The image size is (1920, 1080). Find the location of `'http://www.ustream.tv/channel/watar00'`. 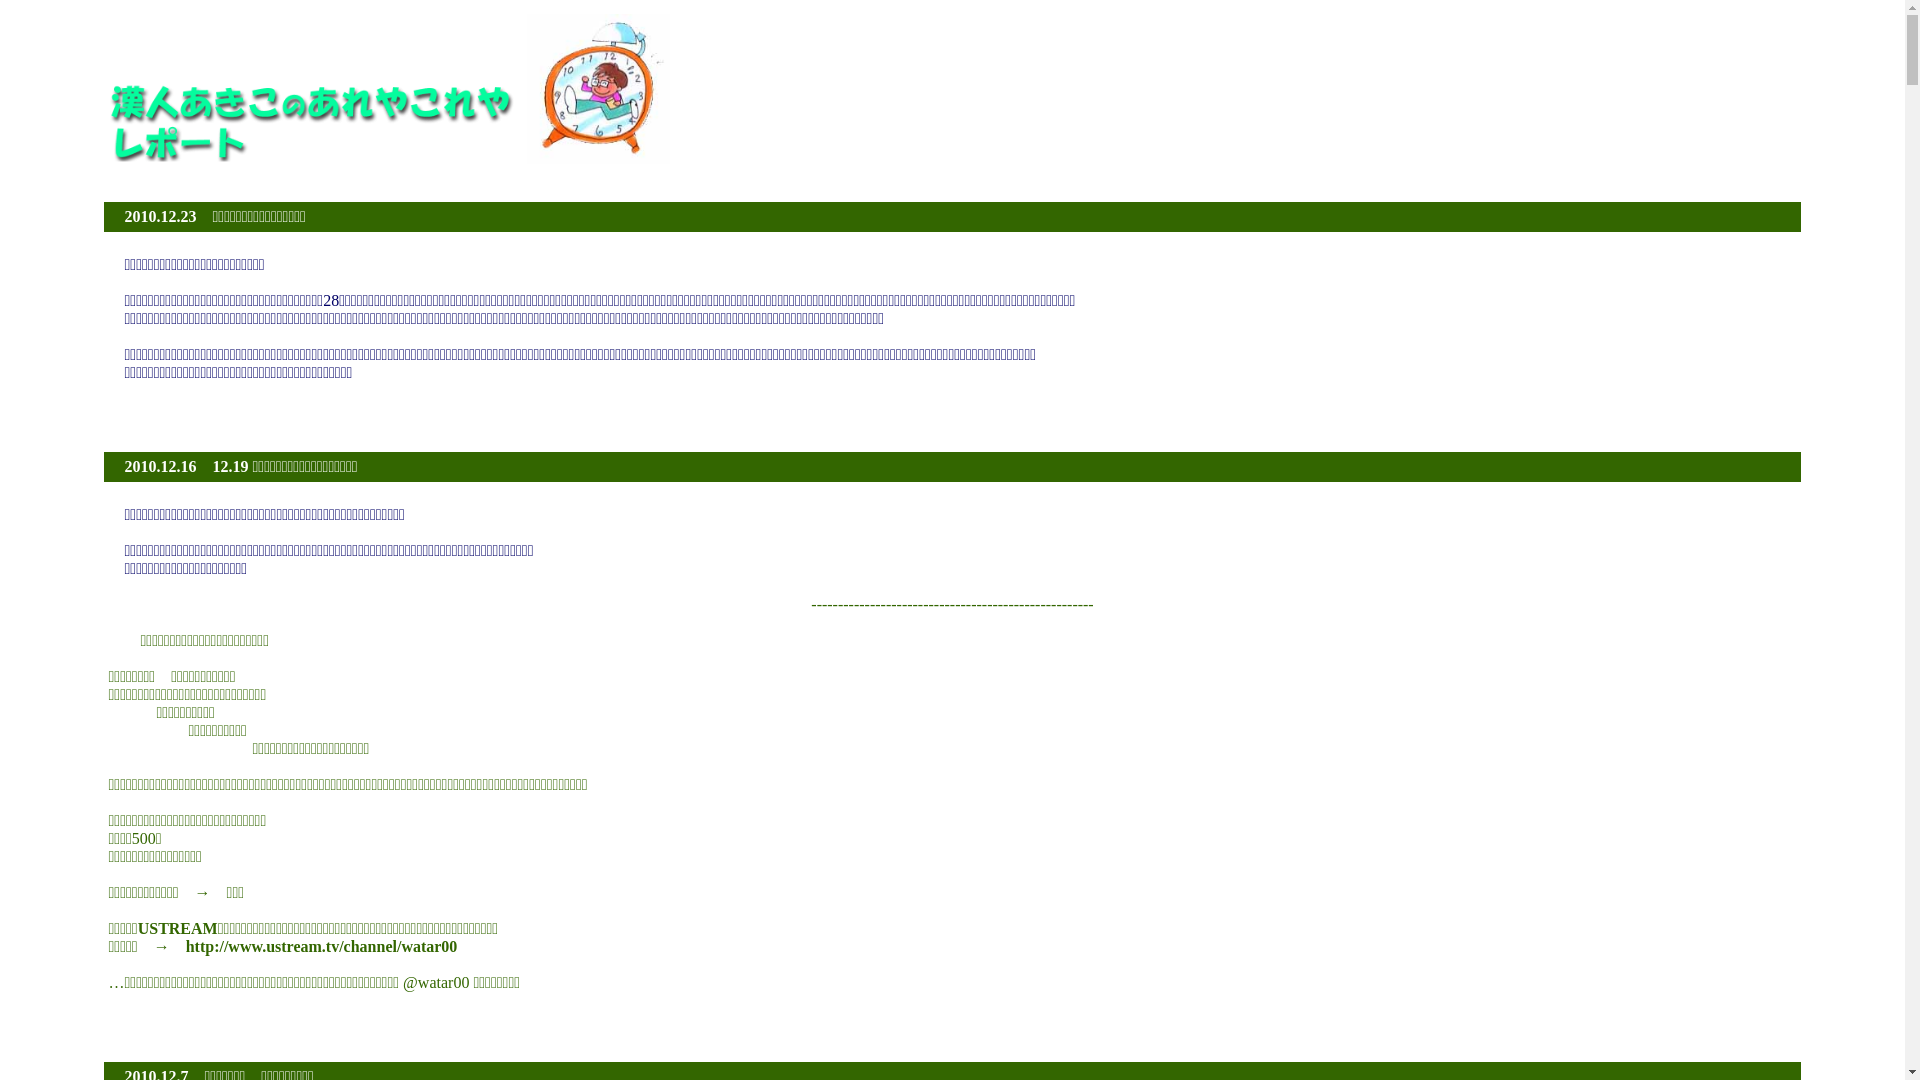

'http://www.ustream.tv/channel/watar00' is located at coordinates (321, 945).